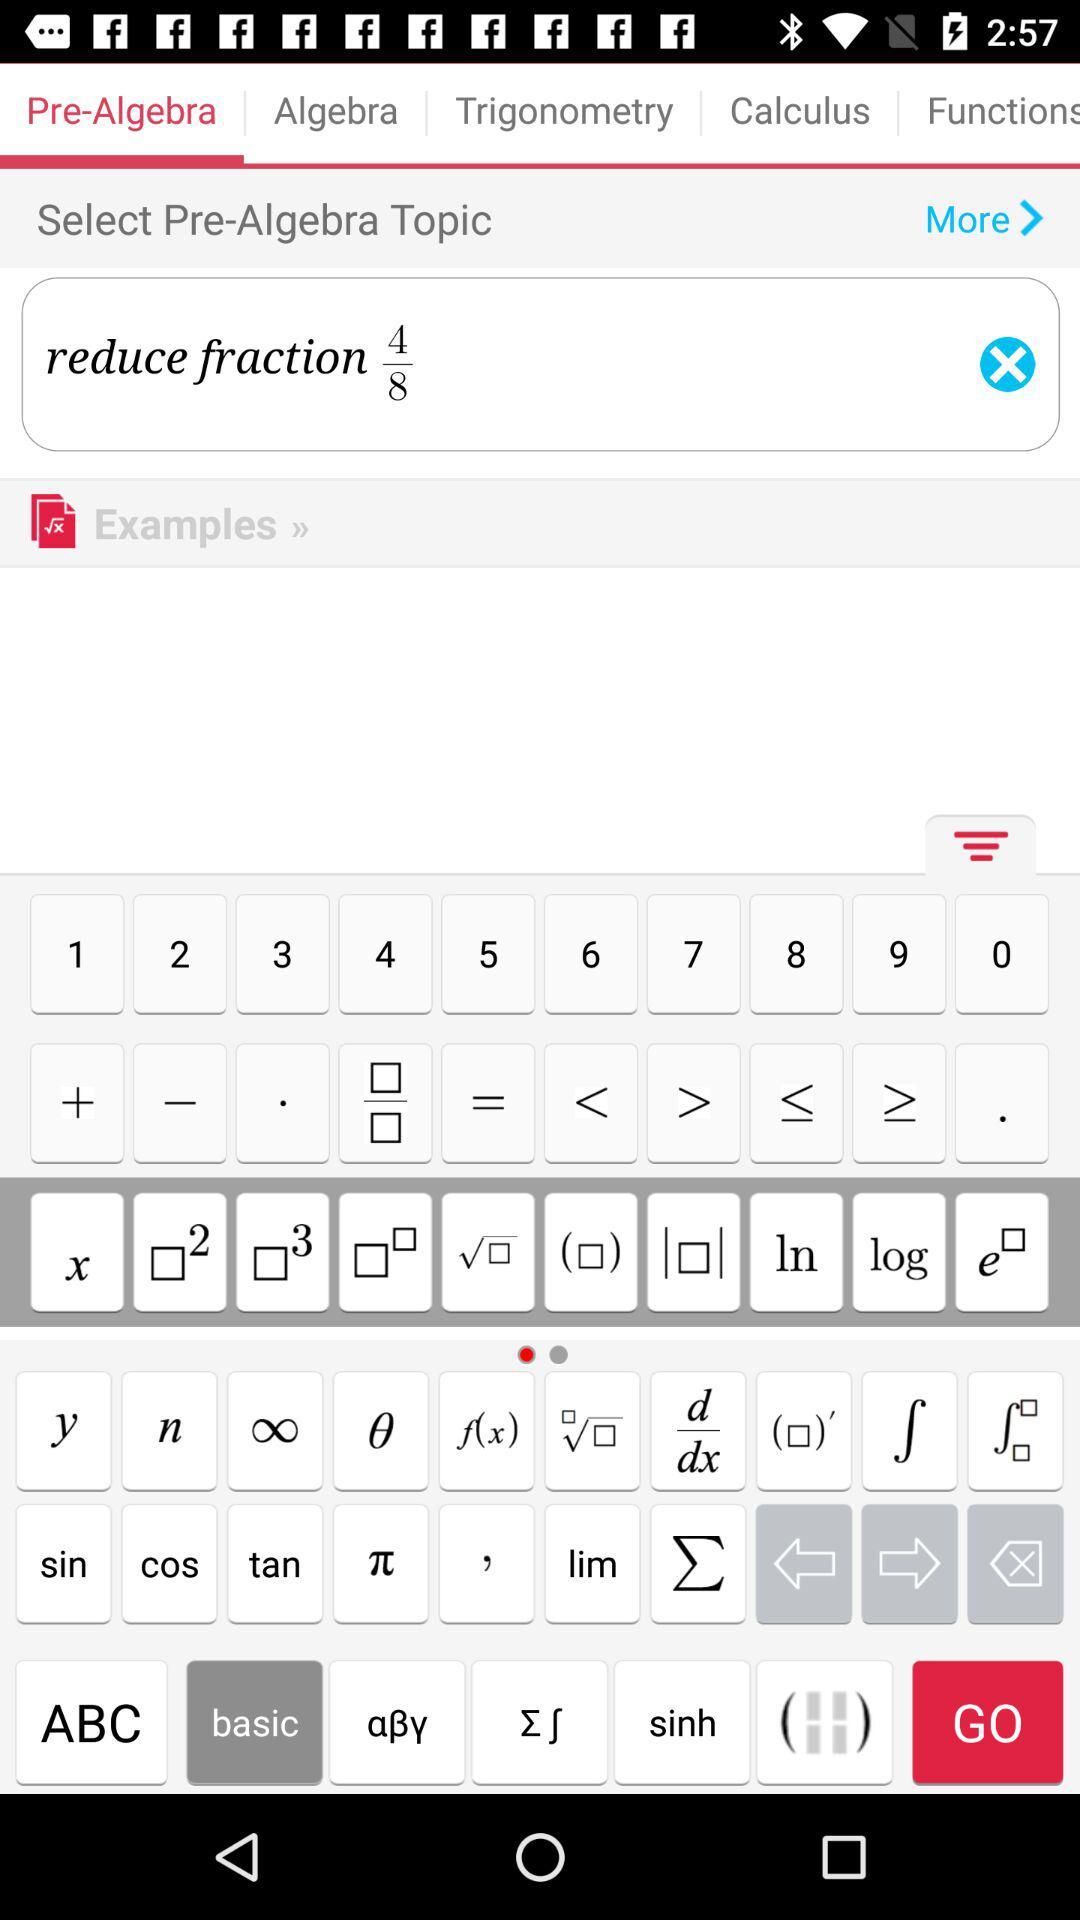  What do you see at coordinates (1002, 1101) in the screenshot?
I see `period` at bounding box center [1002, 1101].